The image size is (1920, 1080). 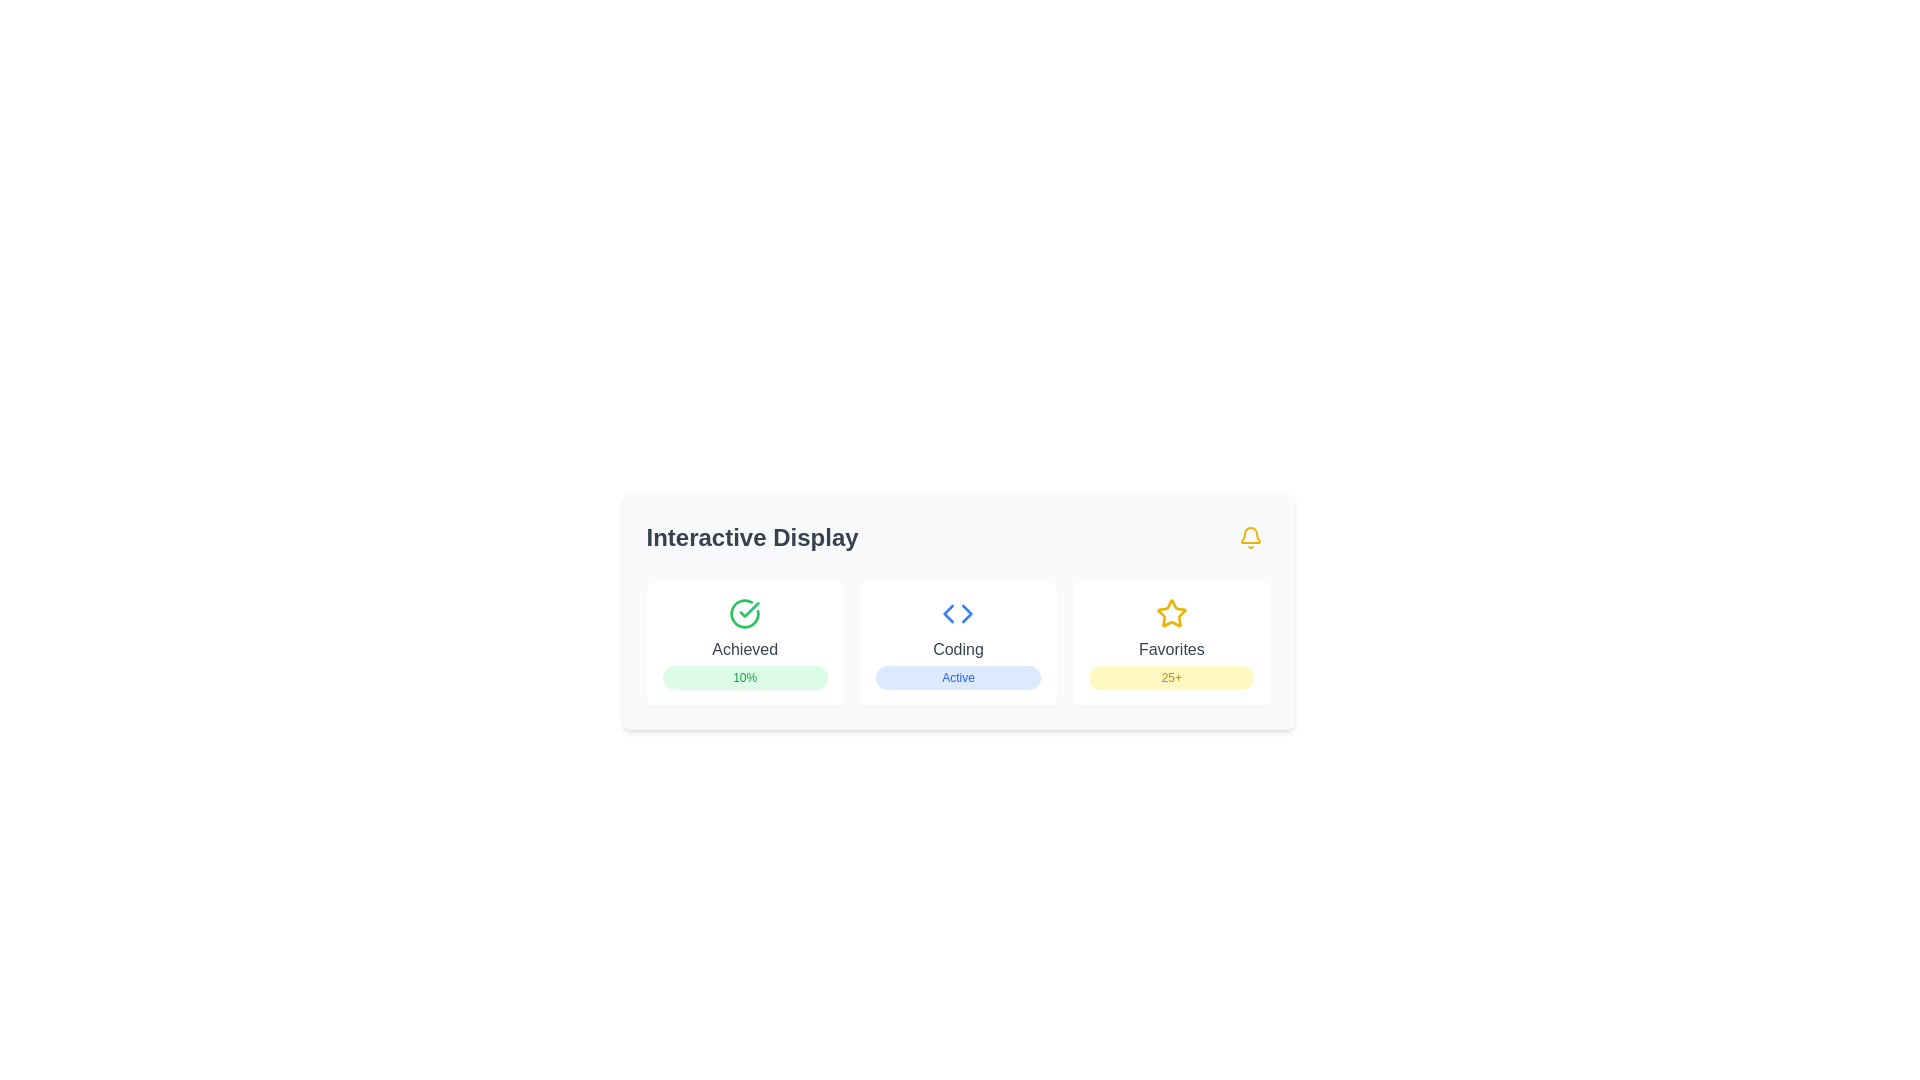 What do you see at coordinates (957, 644) in the screenshot?
I see `the second card-like display component in the grid` at bounding box center [957, 644].